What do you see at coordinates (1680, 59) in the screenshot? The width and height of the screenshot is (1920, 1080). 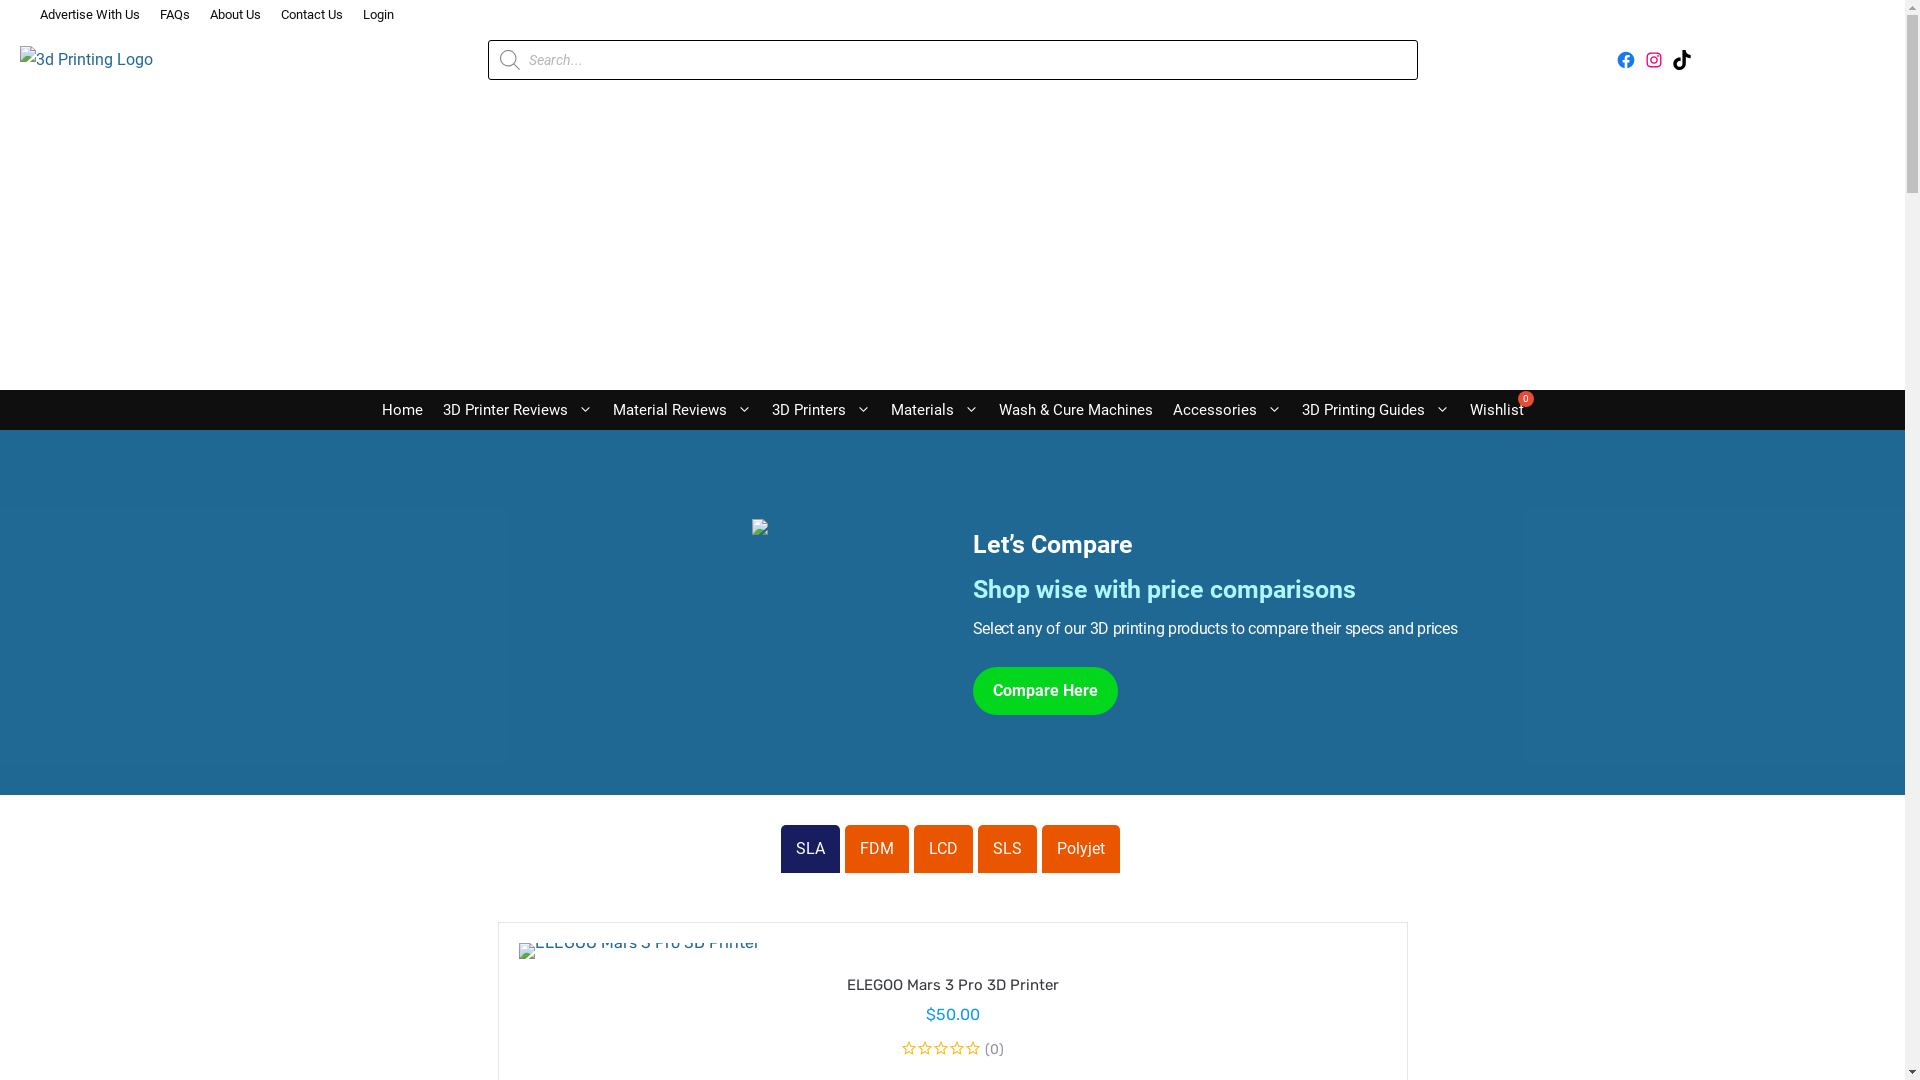 I see `'TikTok'` at bounding box center [1680, 59].